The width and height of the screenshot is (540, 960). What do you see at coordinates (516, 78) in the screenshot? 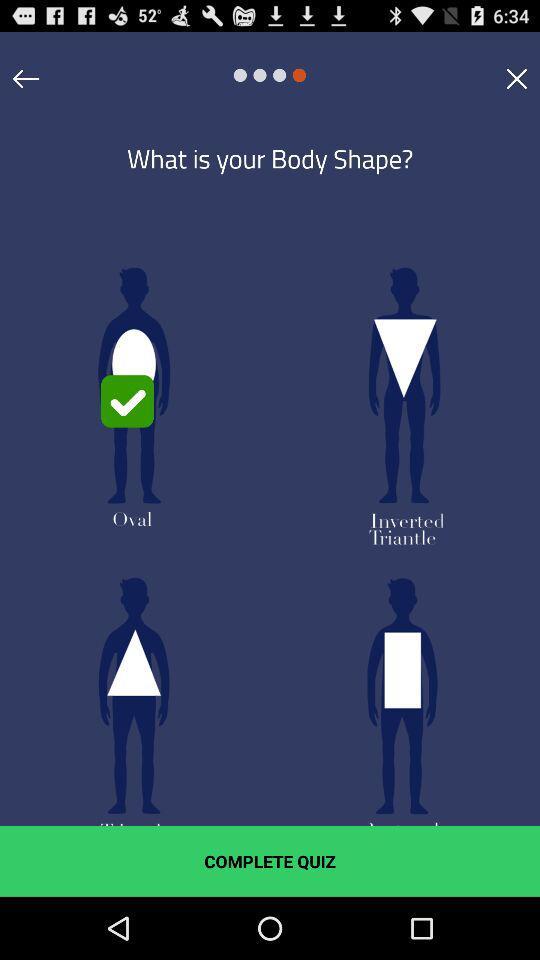
I see `button to cancel` at bounding box center [516, 78].